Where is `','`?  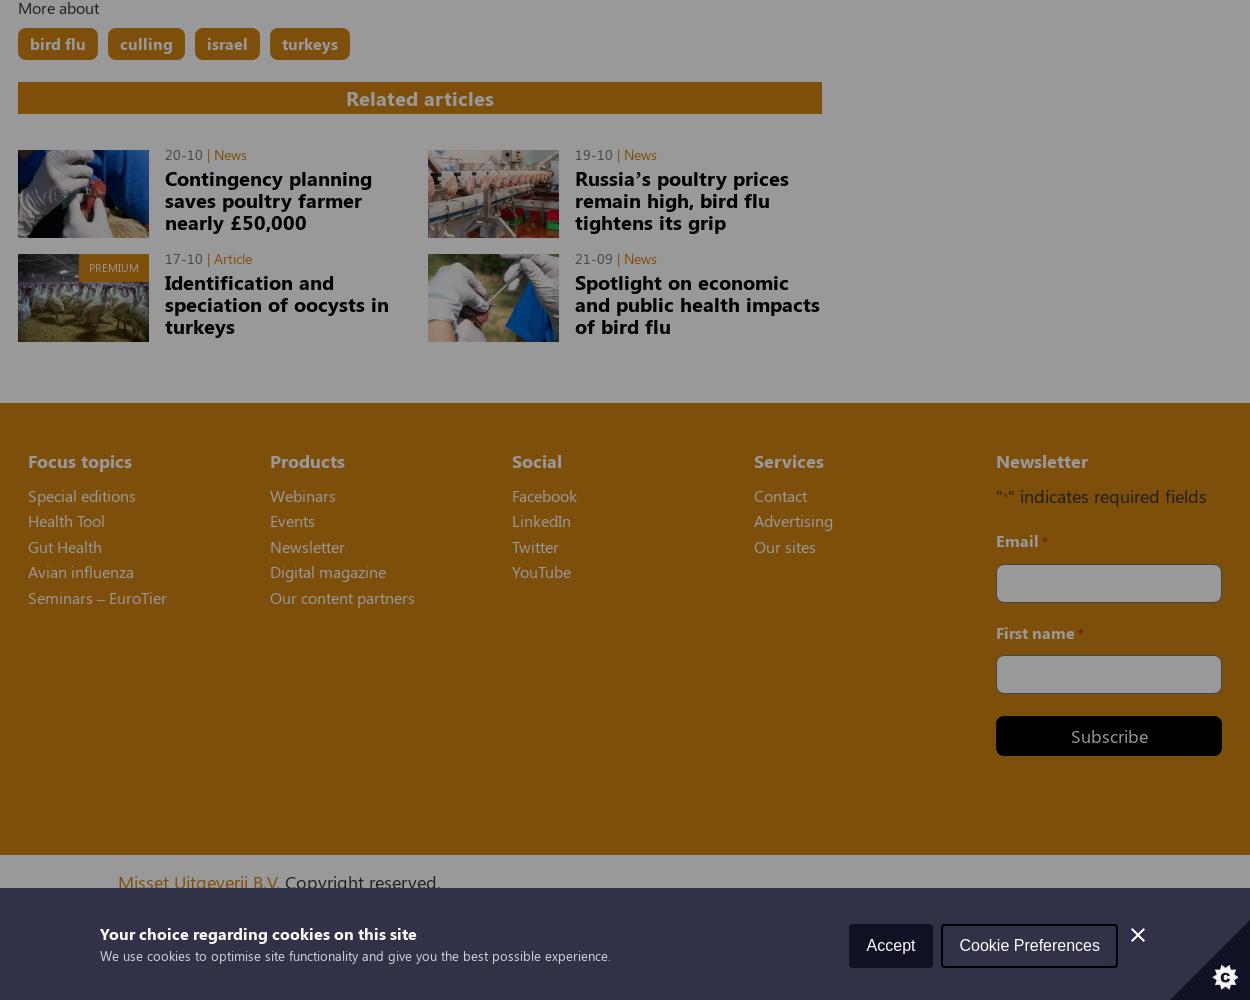 ',' is located at coordinates (601, 908).